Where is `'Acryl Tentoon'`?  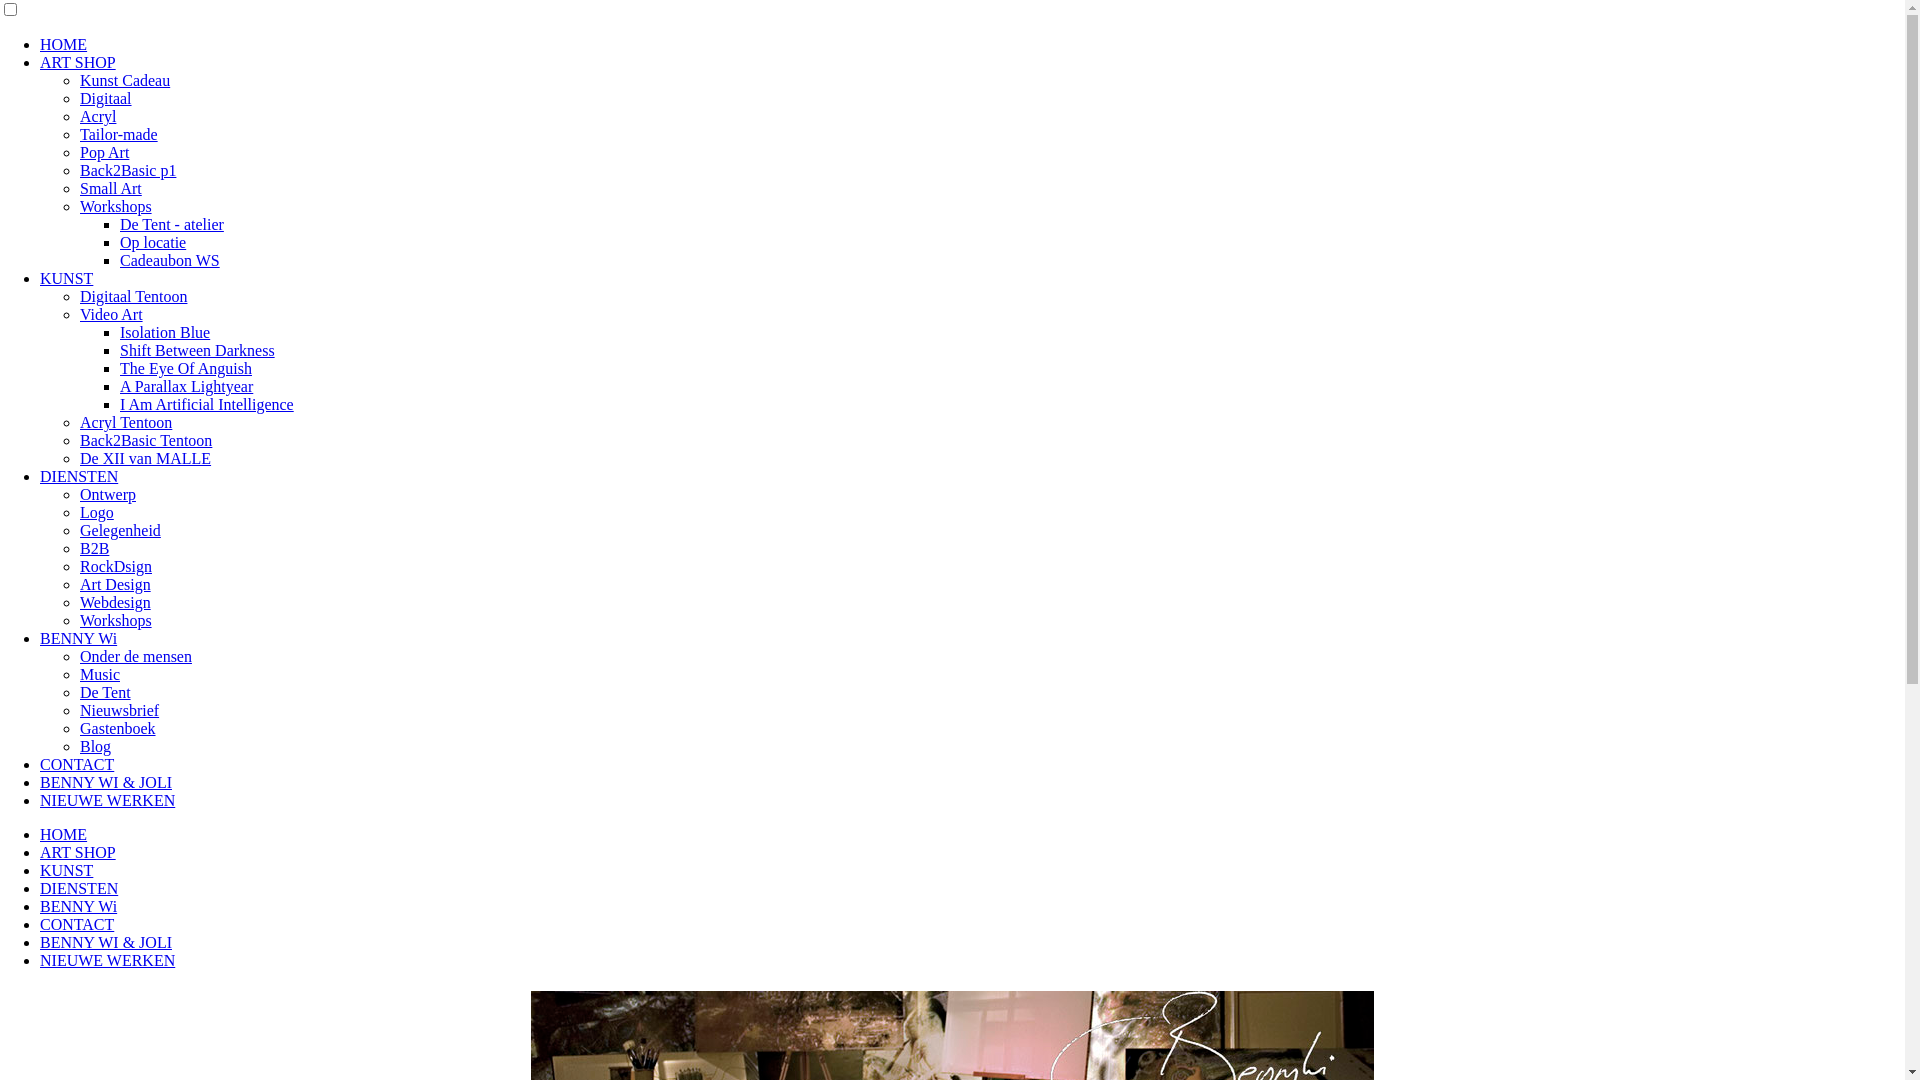
'Acryl Tentoon' is located at coordinates (124, 421).